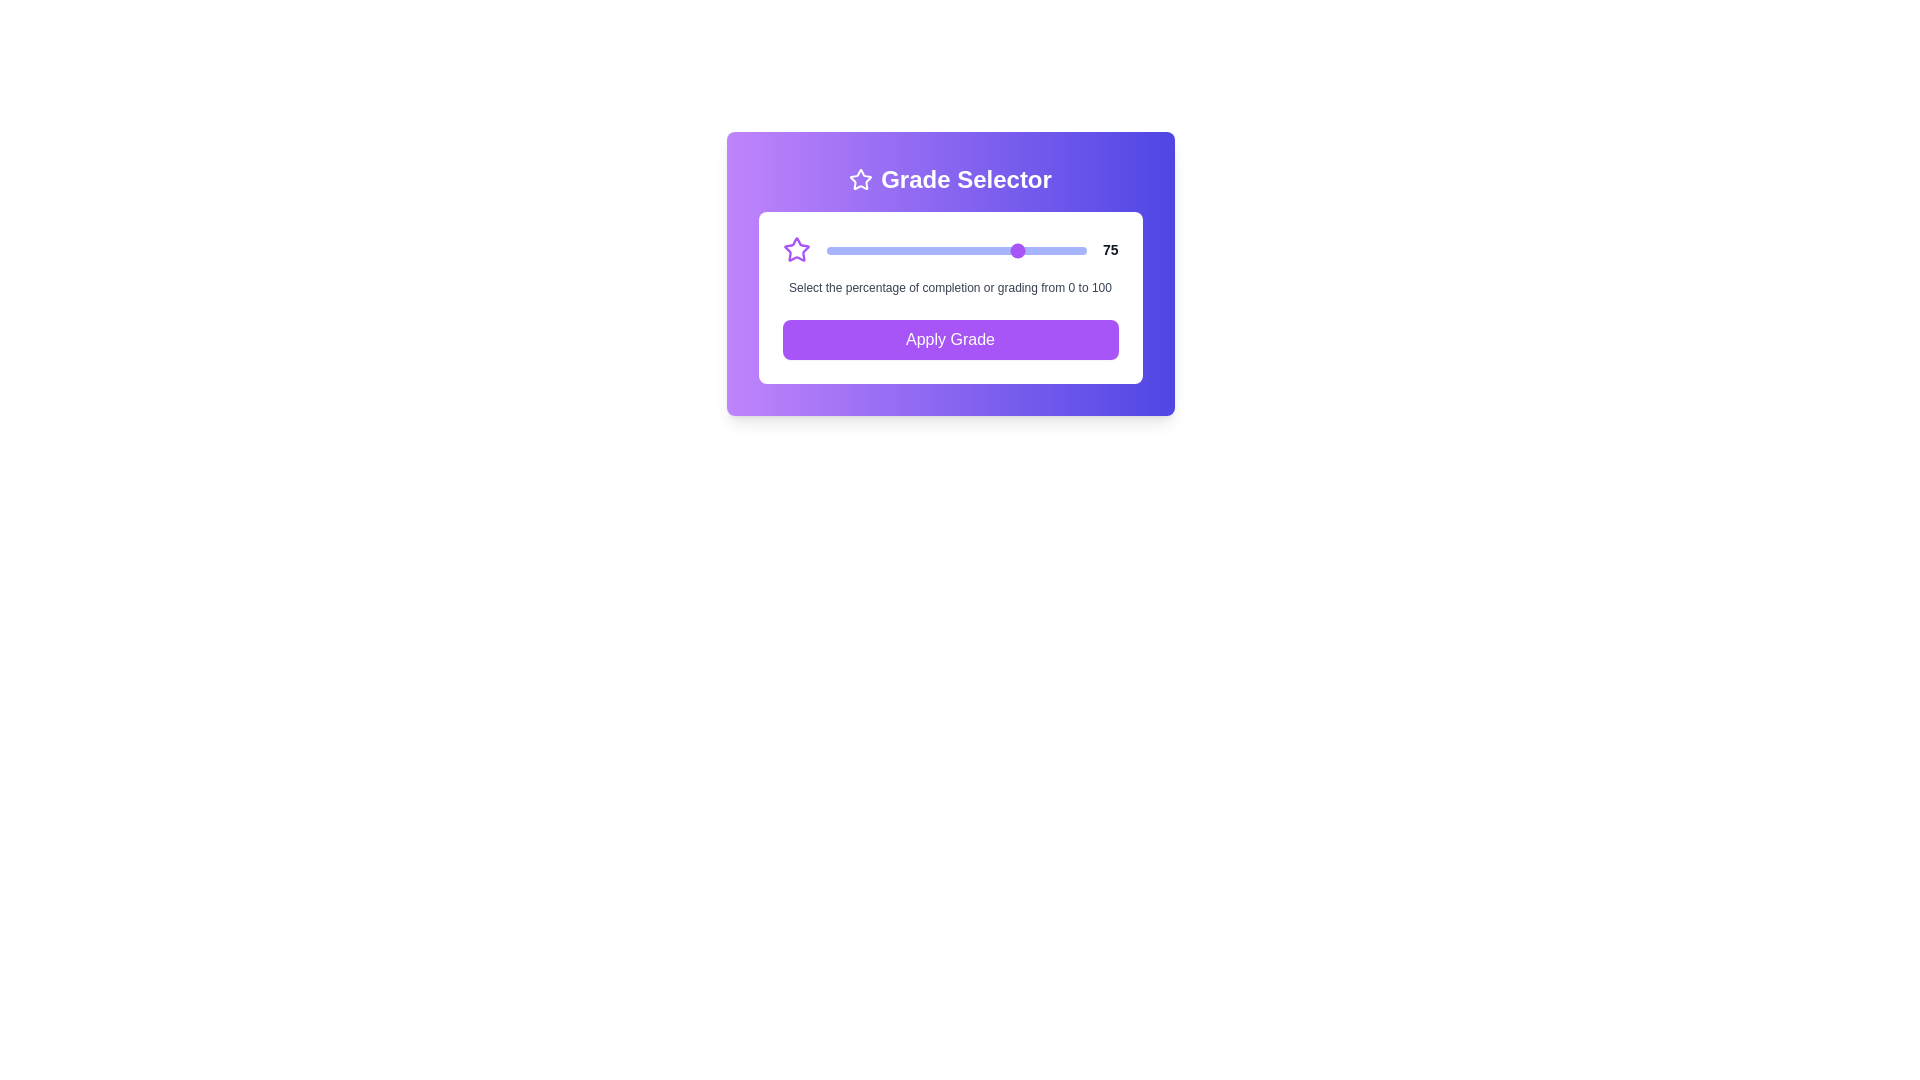  What do you see at coordinates (1024, 249) in the screenshot?
I see `the slider` at bounding box center [1024, 249].